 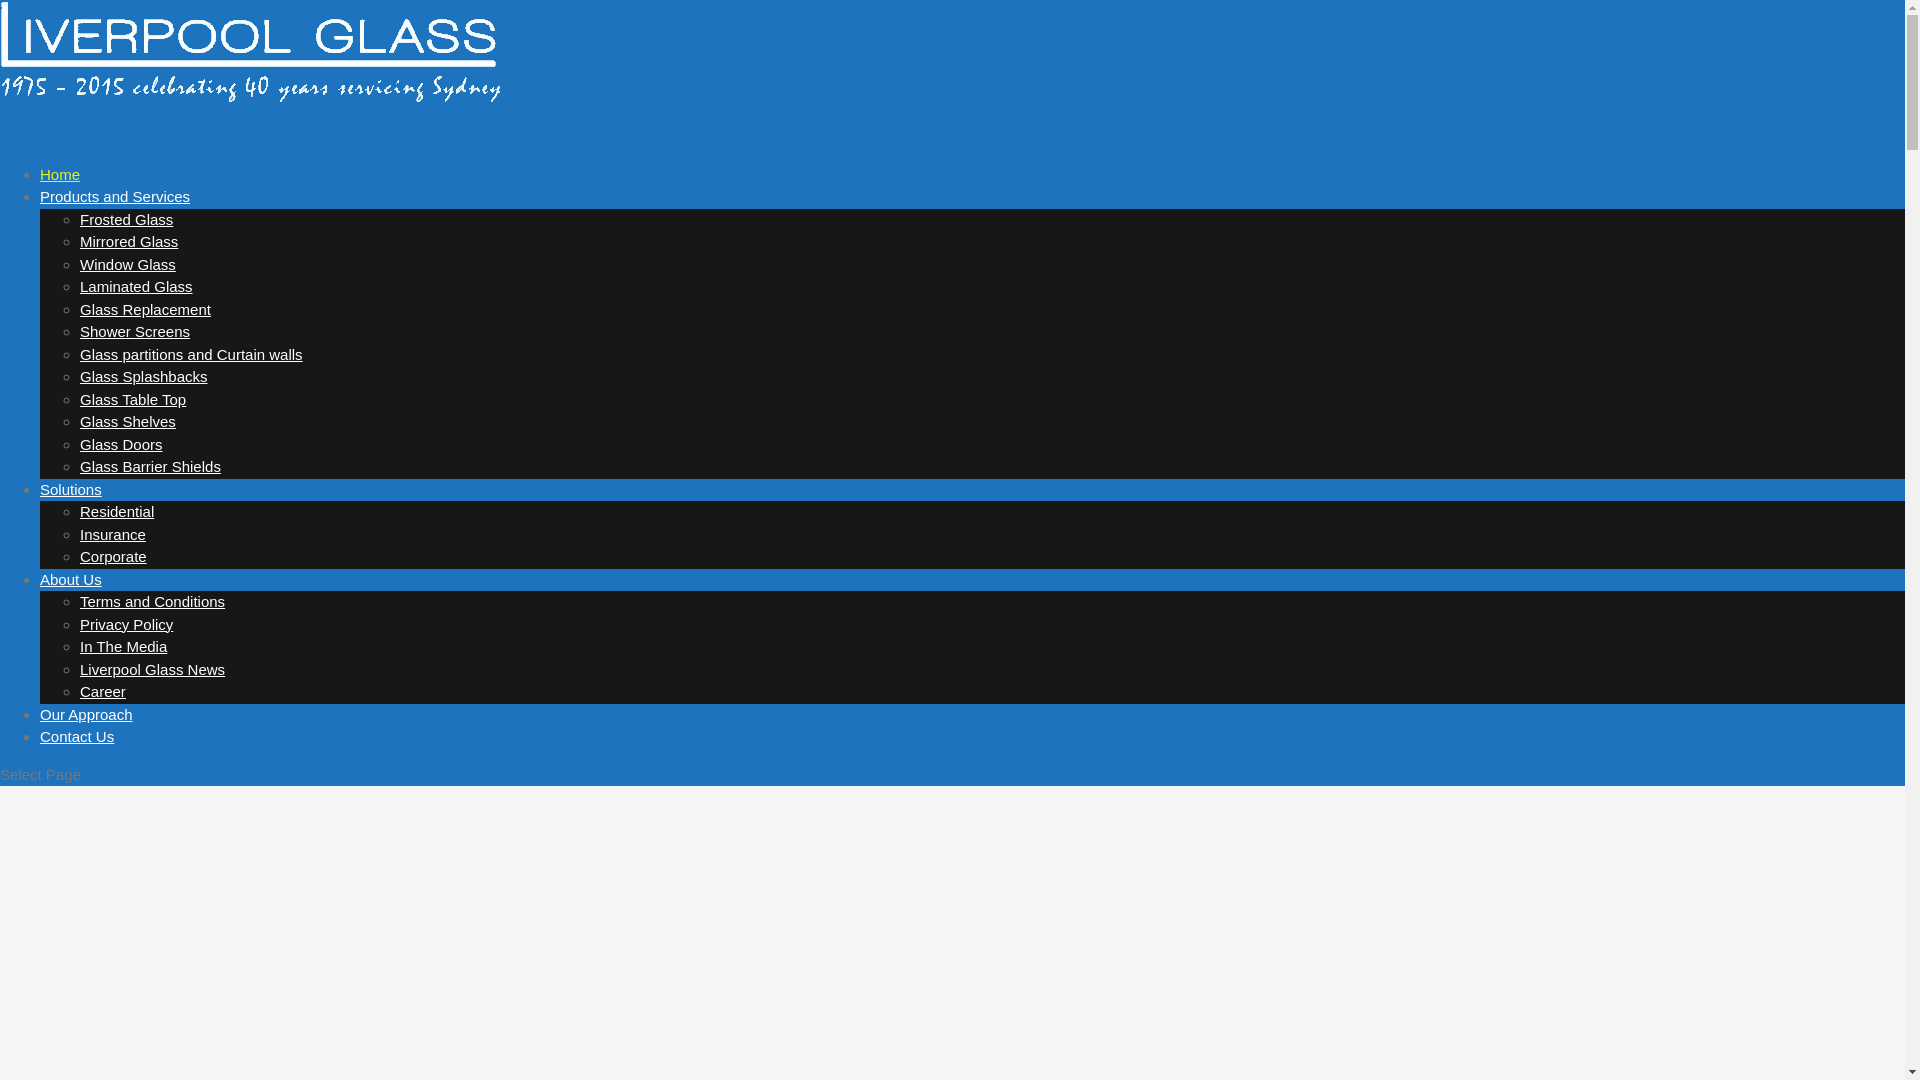 I want to click on 'Corporate', so click(x=80, y=556).